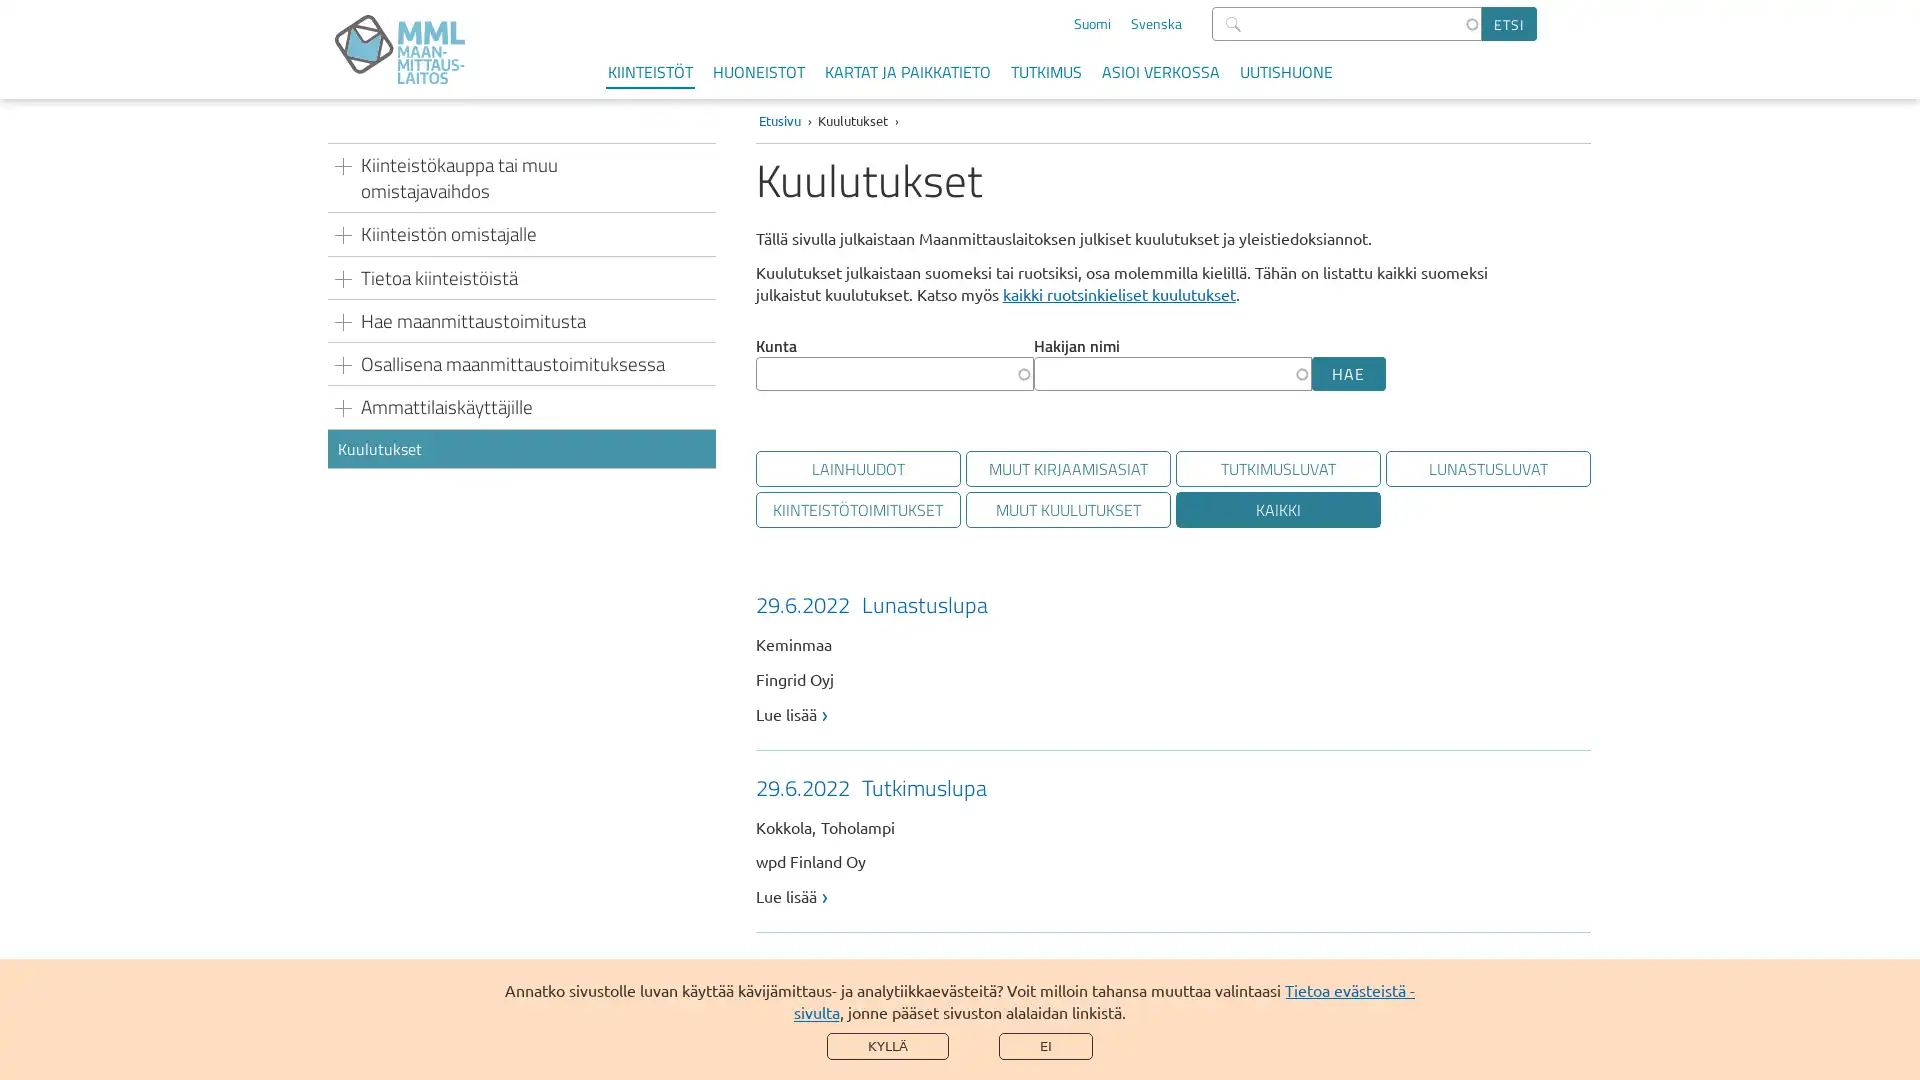  Describe the element at coordinates (857, 508) in the screenshot. I see `KIINTEISTOTOIMITUKSET` at that location.